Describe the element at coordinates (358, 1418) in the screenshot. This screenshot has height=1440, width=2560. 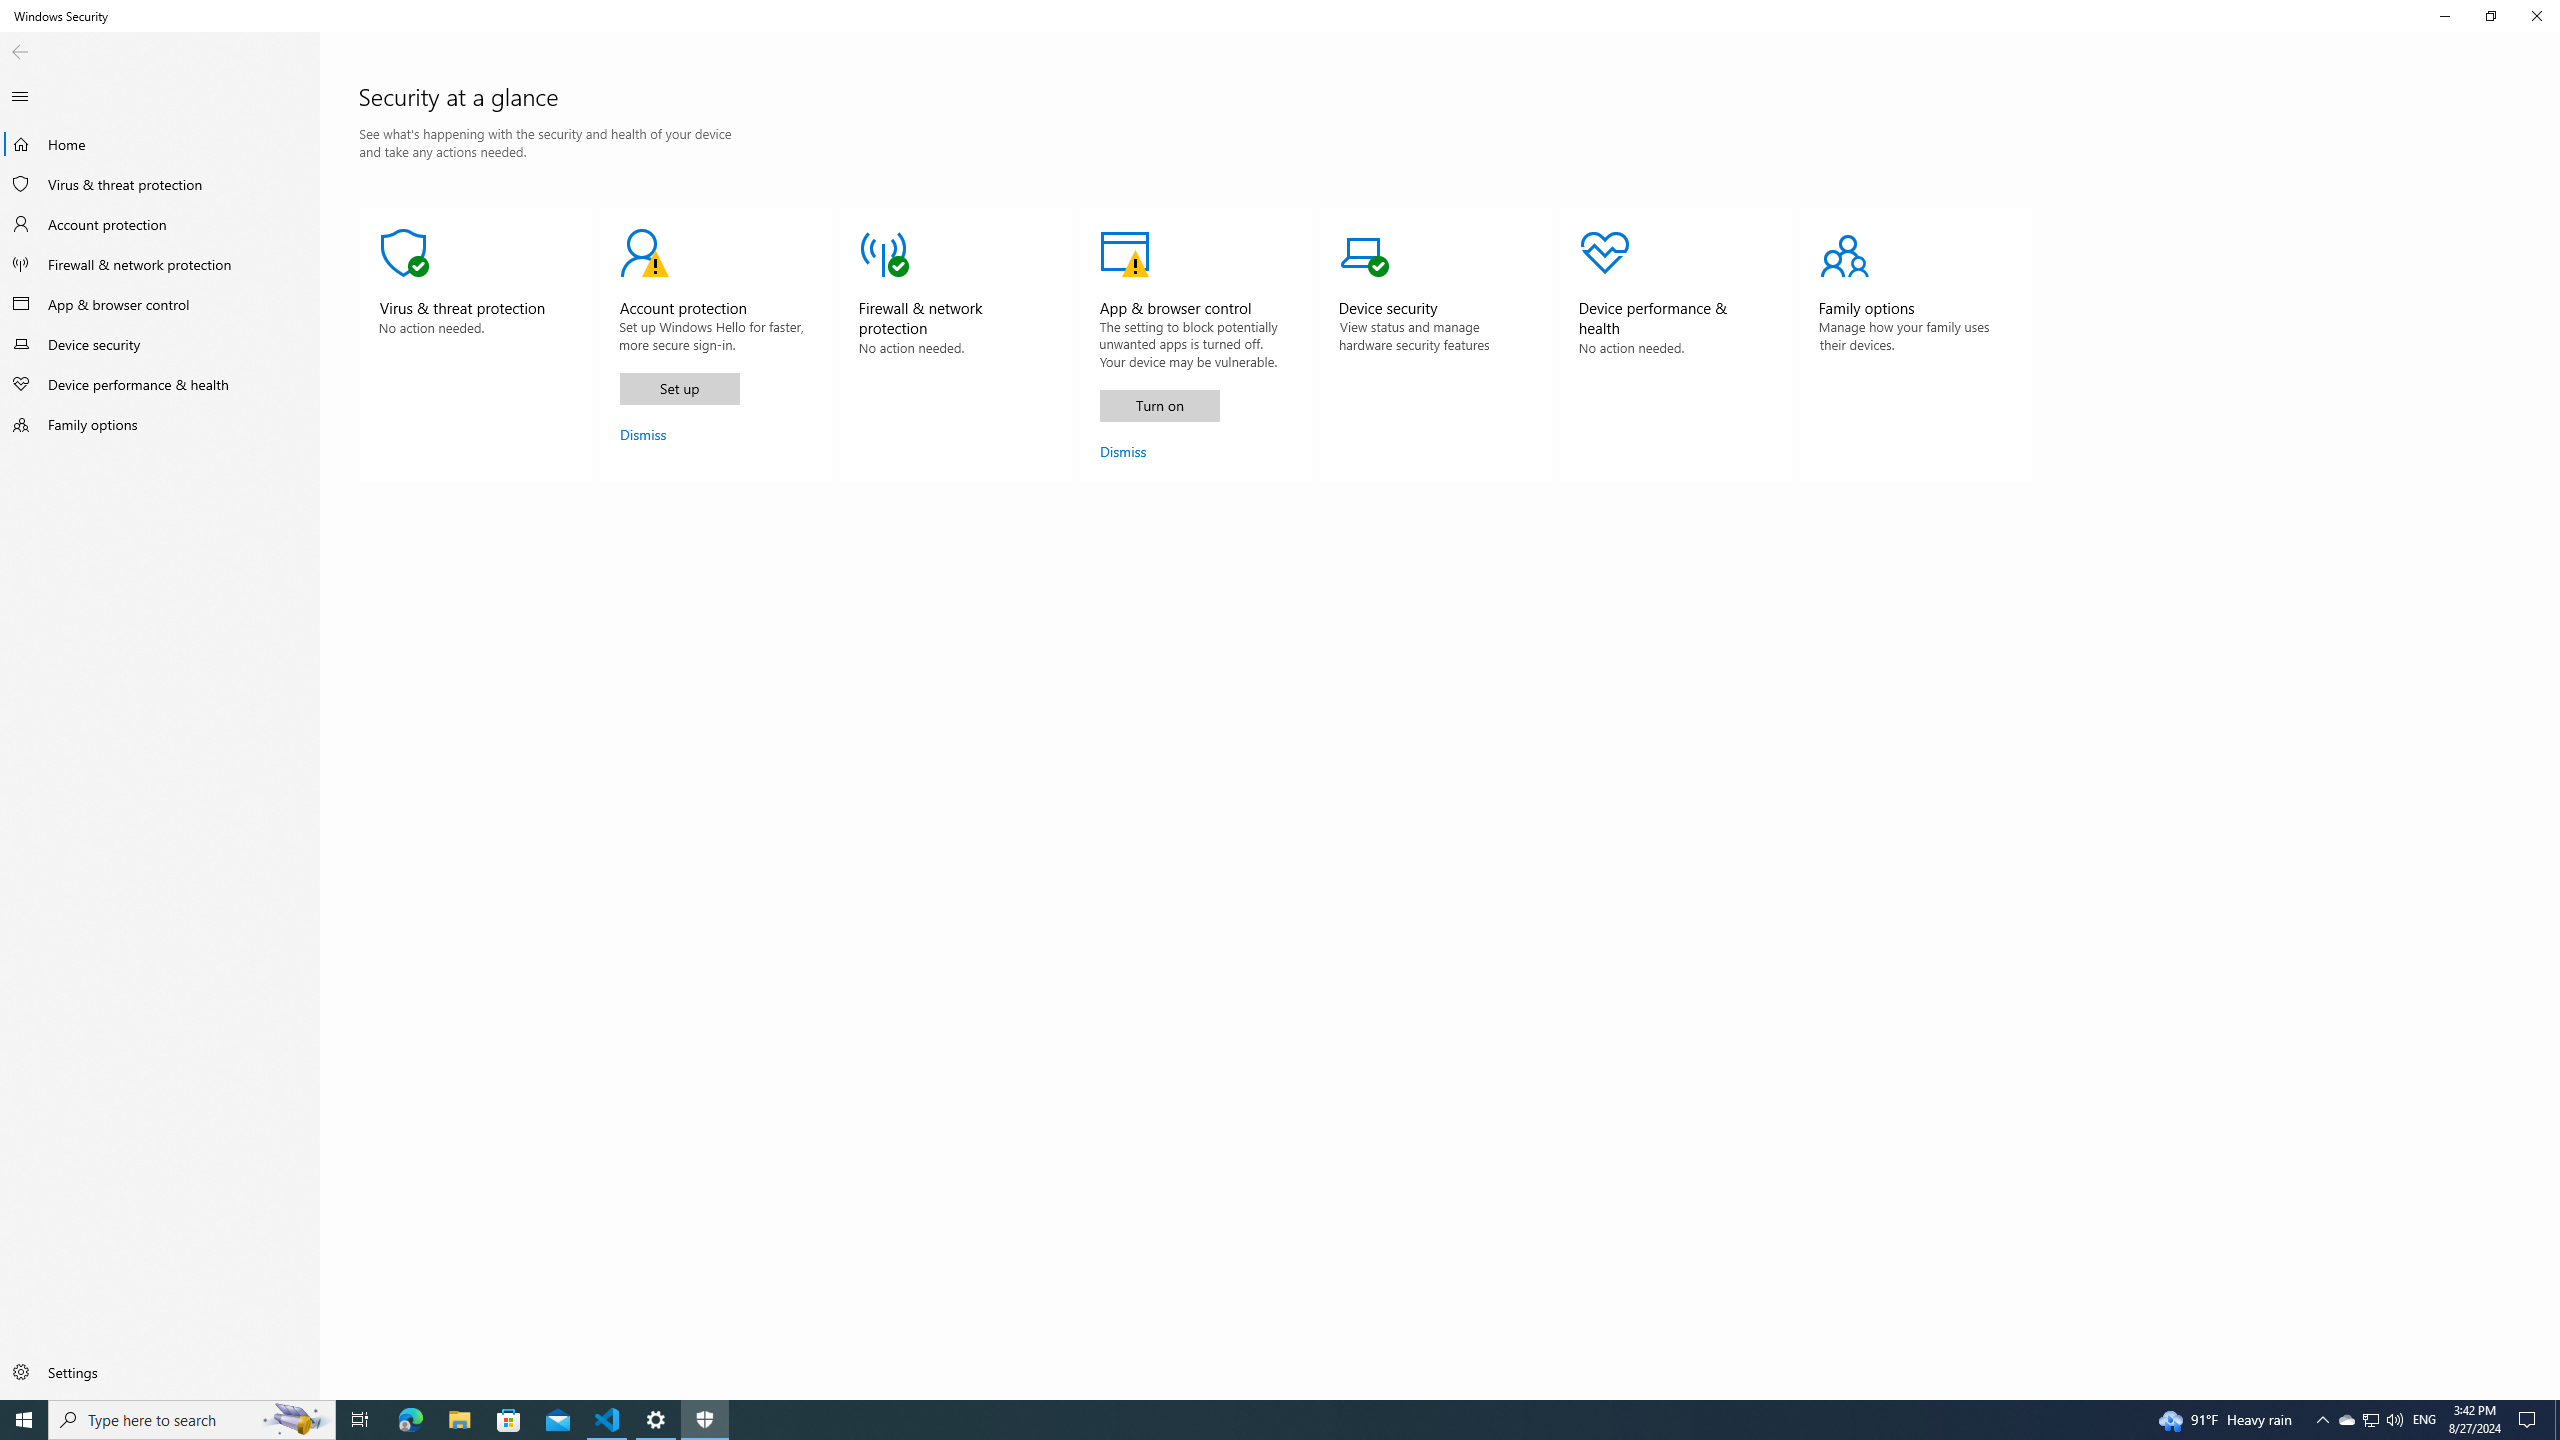
I see `'Task View'` at that location.